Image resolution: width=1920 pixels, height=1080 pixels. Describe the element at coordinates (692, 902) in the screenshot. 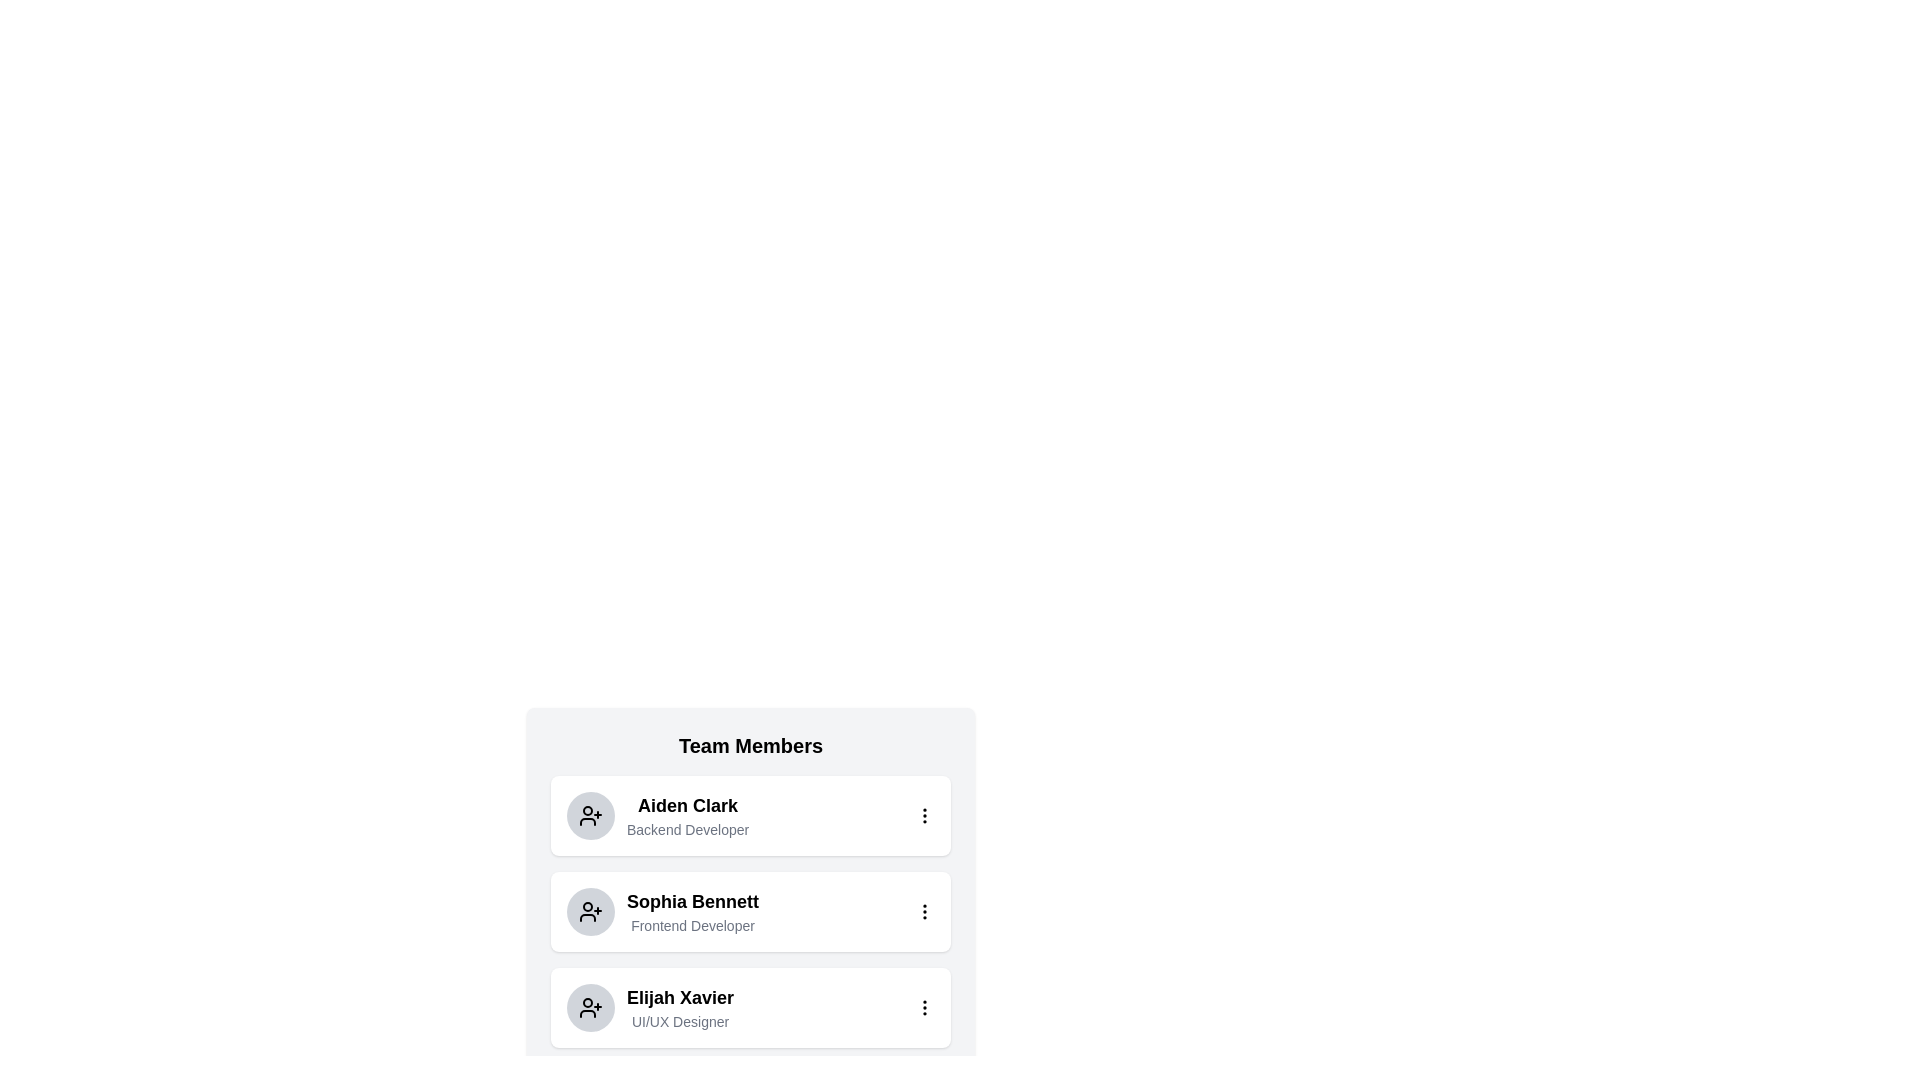

I see `text displayed in the prominent text label showing the name 'Sophia Bennett', which is located within the 'Team Members' card layout` at that location.